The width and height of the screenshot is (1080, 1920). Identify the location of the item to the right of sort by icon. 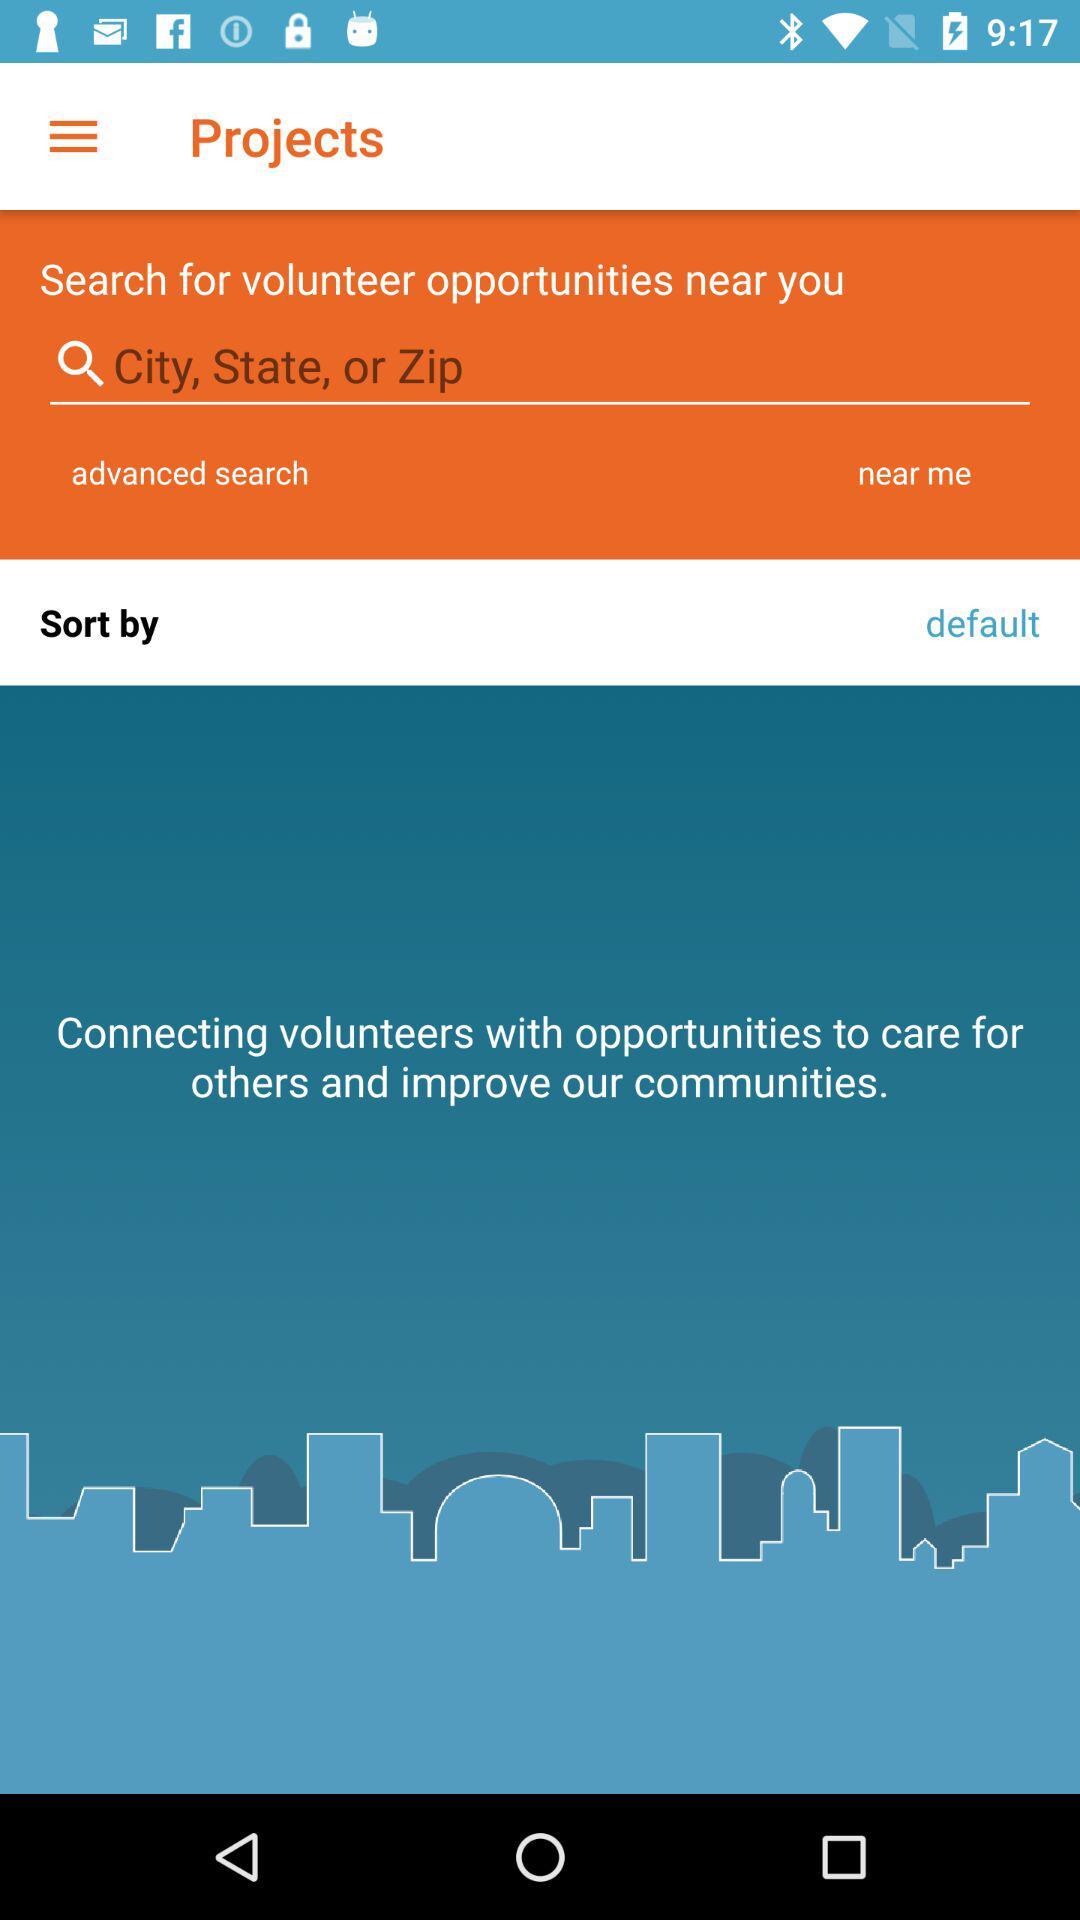
(976, 621).